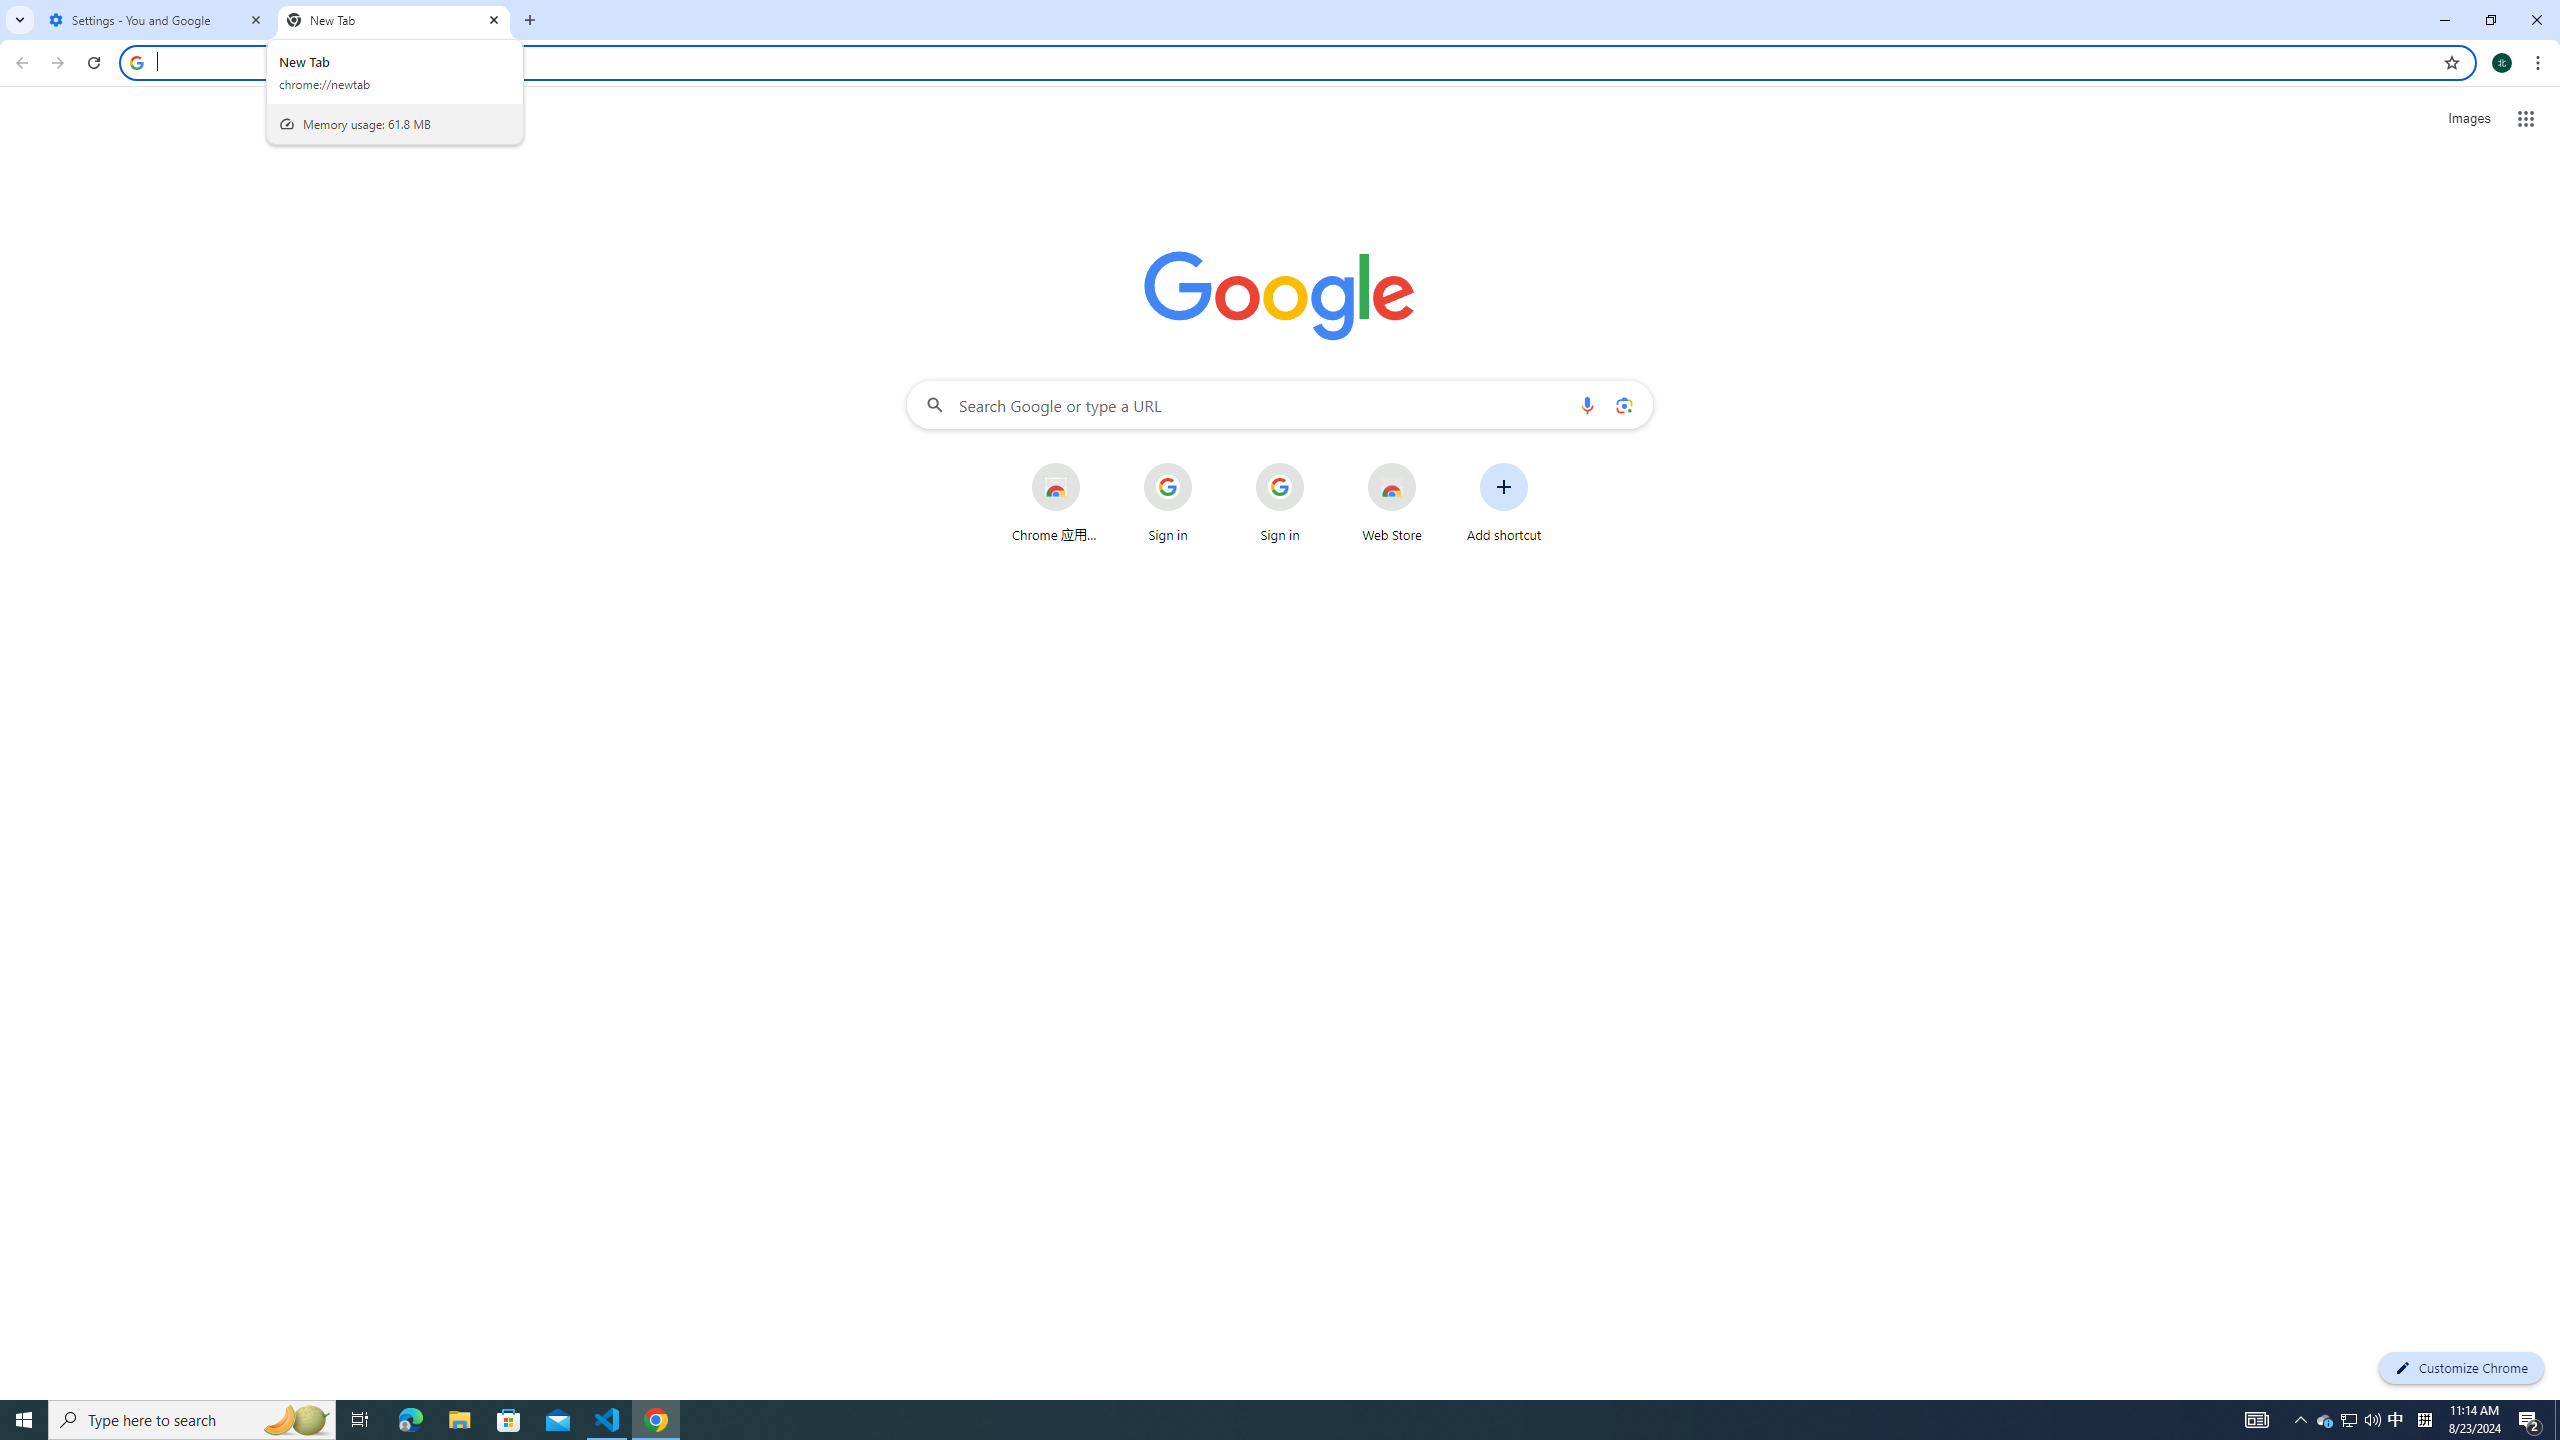  Describe the element at coordinates (2461, 1367) in the screenshot. I see `'Customize Chrome'` at that location.